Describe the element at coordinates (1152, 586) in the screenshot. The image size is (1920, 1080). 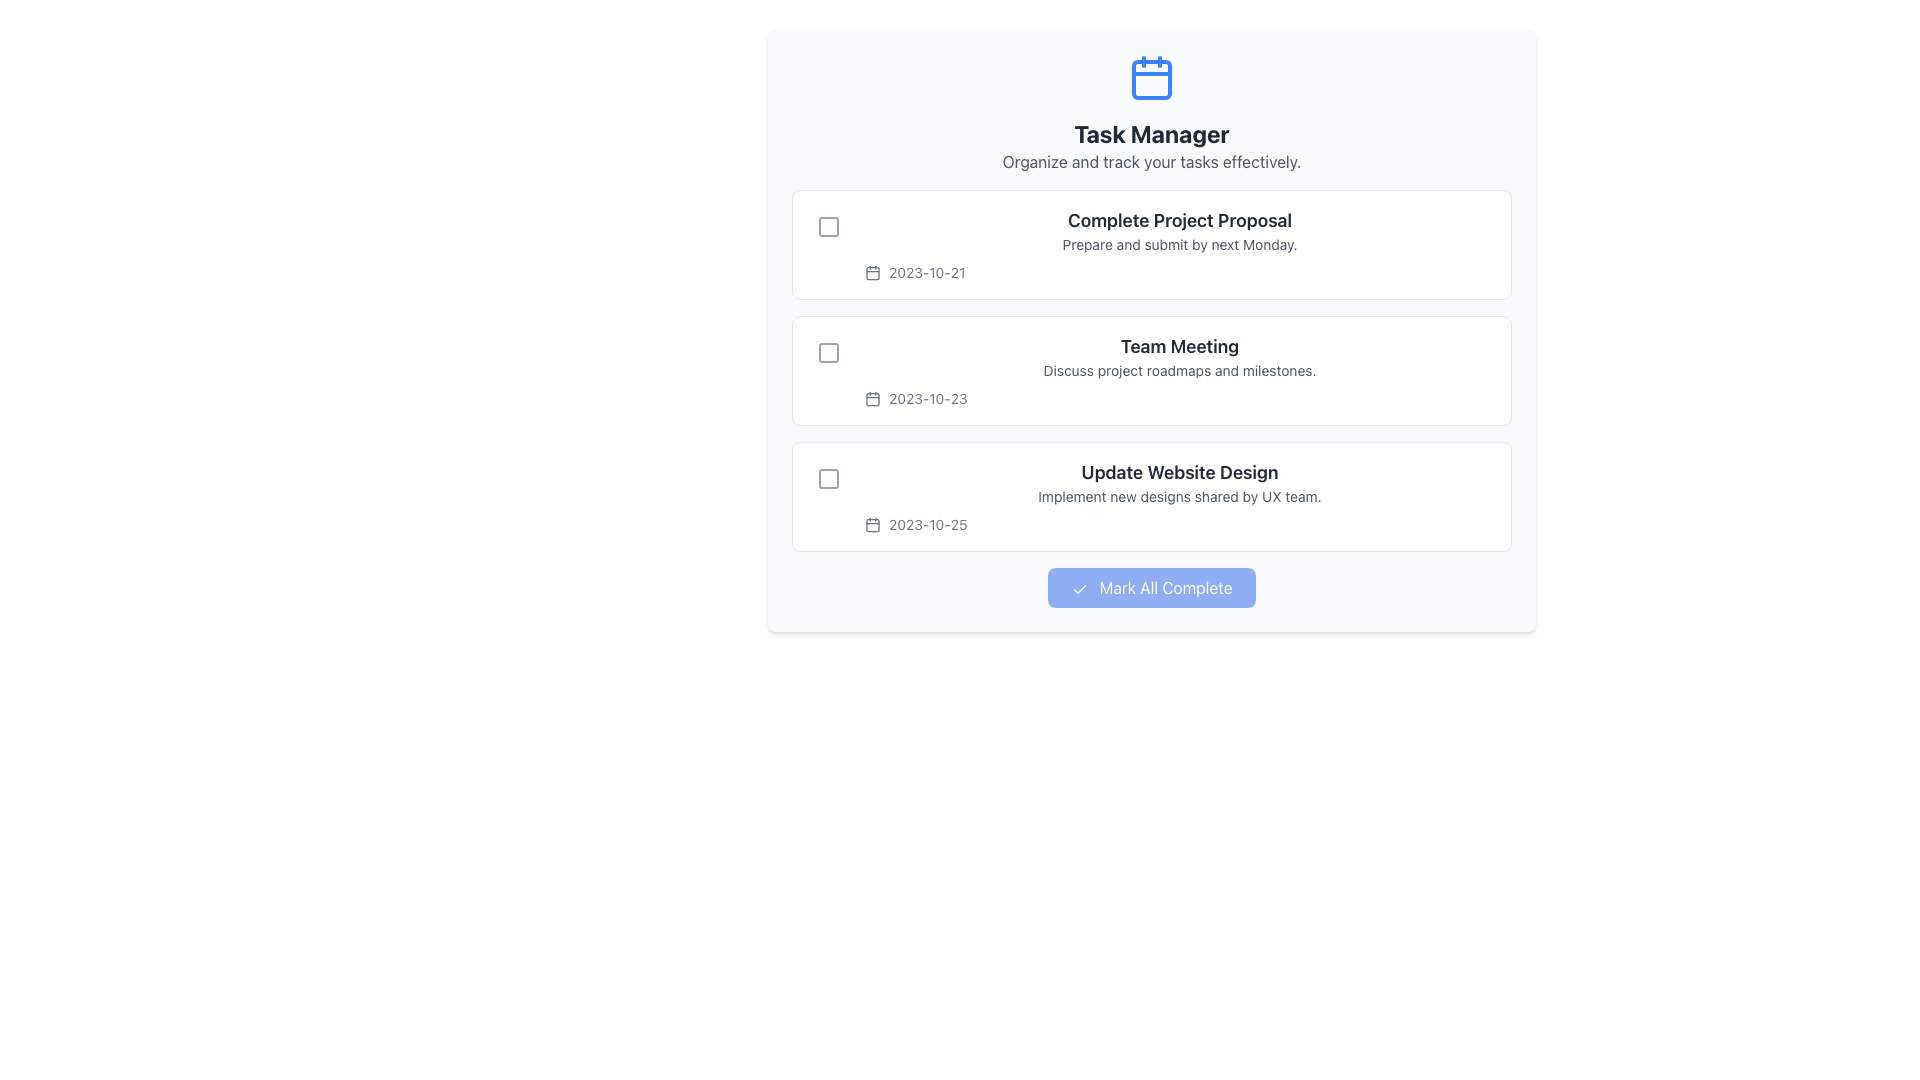
I see `the button labeled 'Mark All Complete' with a blue background and a checkmark icon` at that location.